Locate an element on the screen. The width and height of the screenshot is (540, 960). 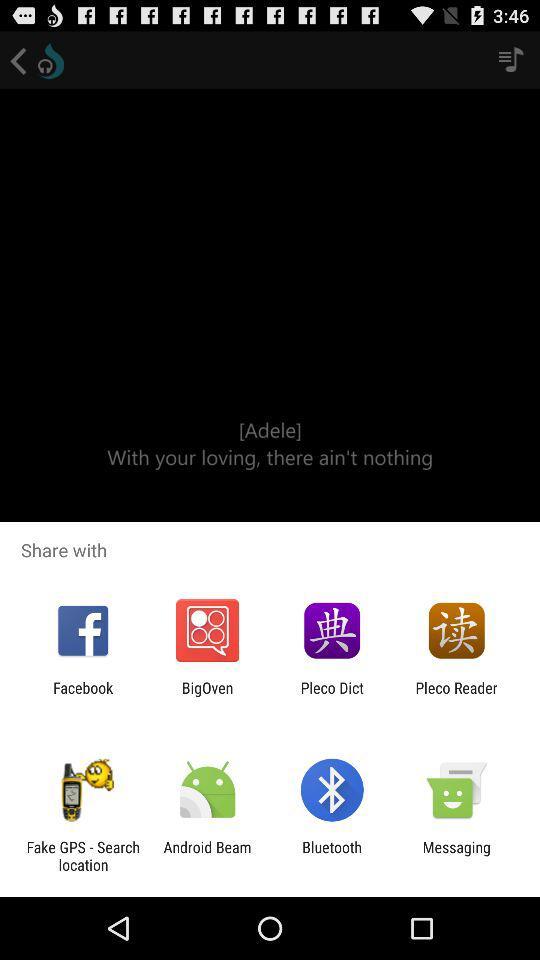
the messaging app is located at coordinates (456, 855).